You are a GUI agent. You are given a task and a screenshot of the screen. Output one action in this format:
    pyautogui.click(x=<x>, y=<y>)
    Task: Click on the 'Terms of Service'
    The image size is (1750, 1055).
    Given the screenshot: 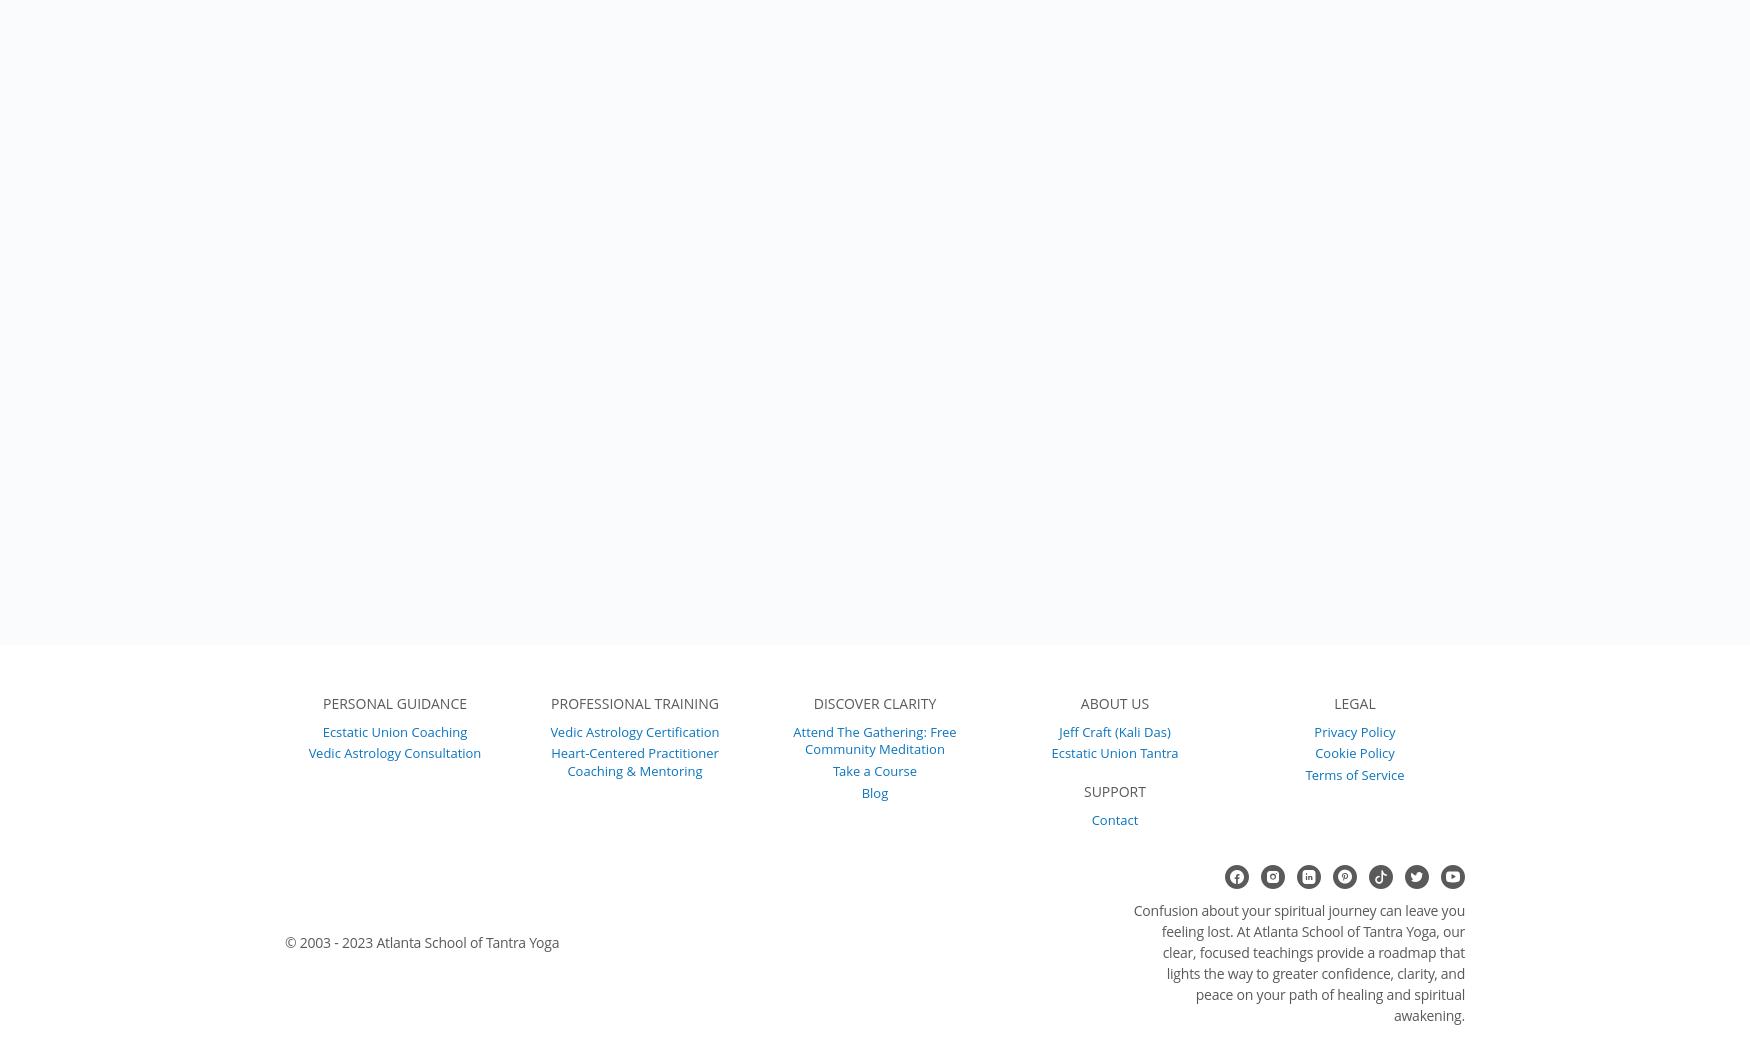 What is the action you would take?
    pyautogui.click(x=1354, y=772)
    